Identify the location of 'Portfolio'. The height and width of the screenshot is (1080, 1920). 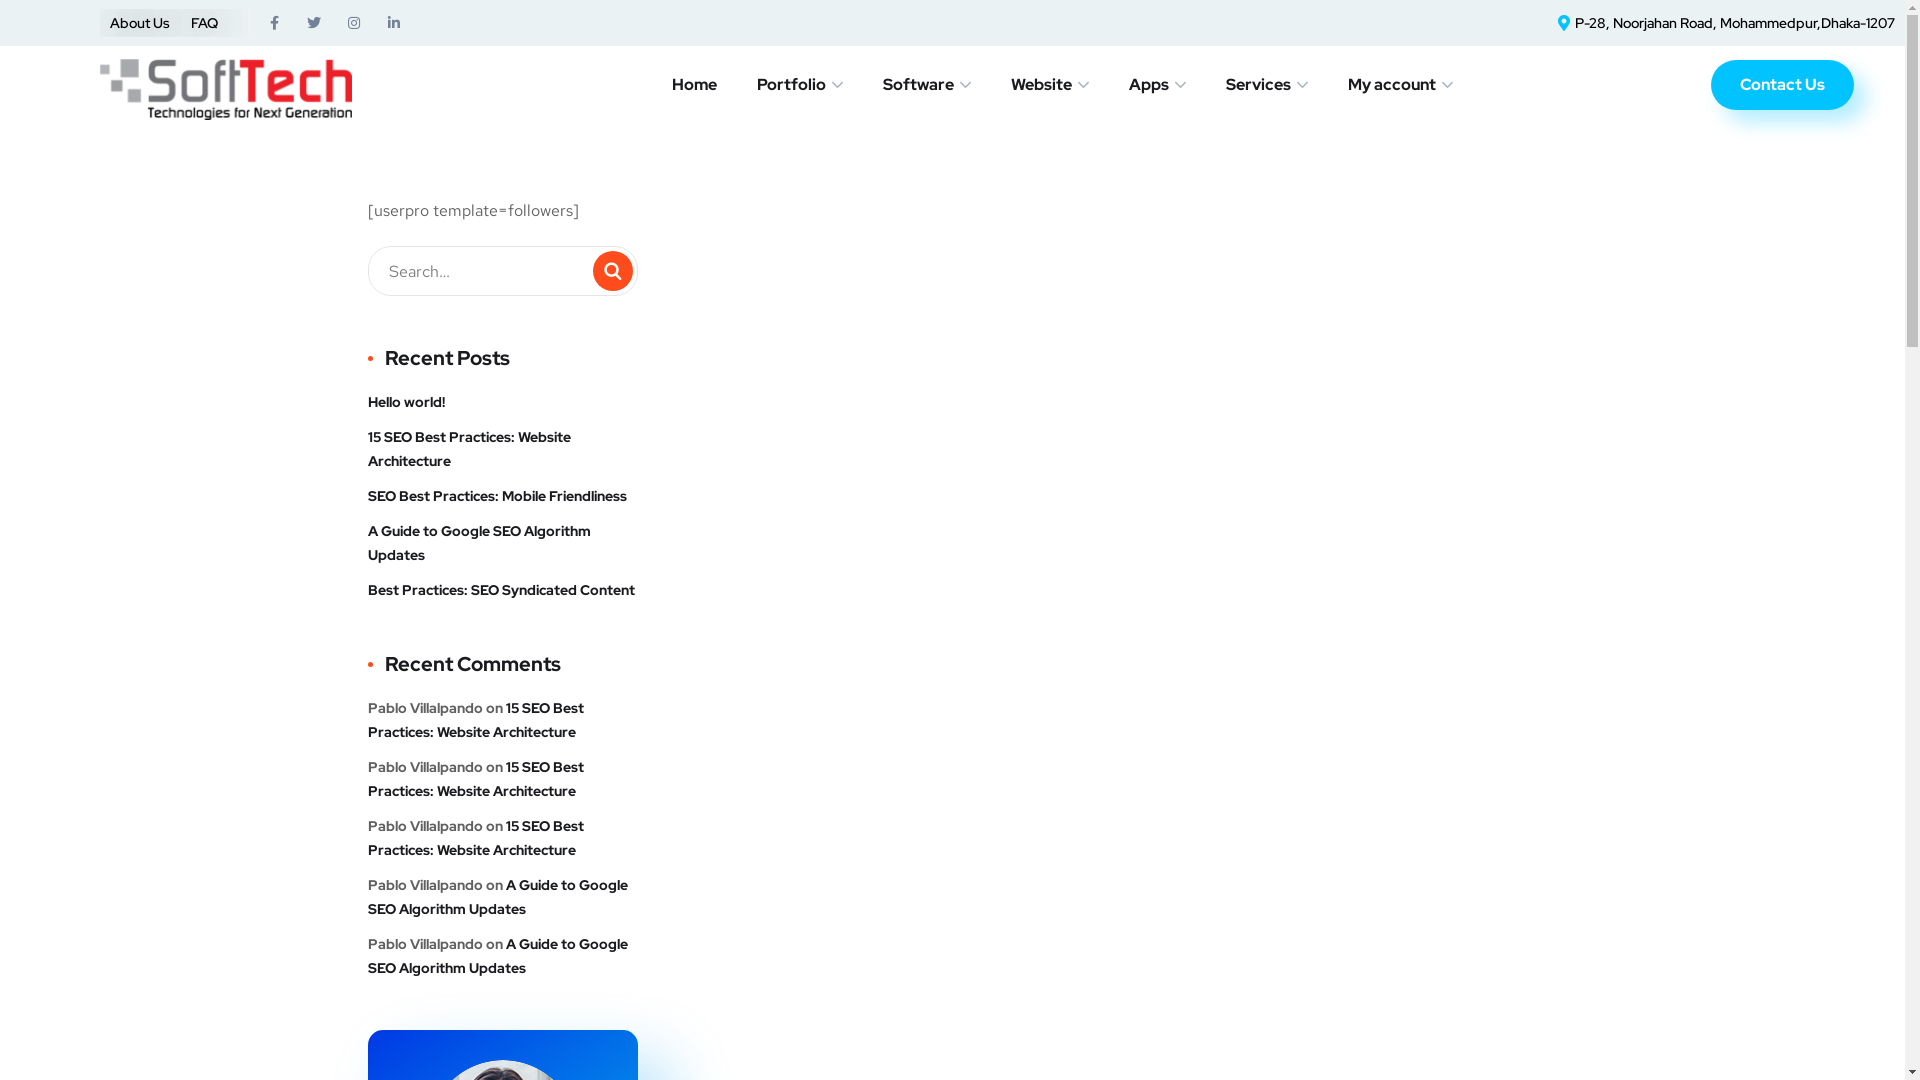
(800, 83).